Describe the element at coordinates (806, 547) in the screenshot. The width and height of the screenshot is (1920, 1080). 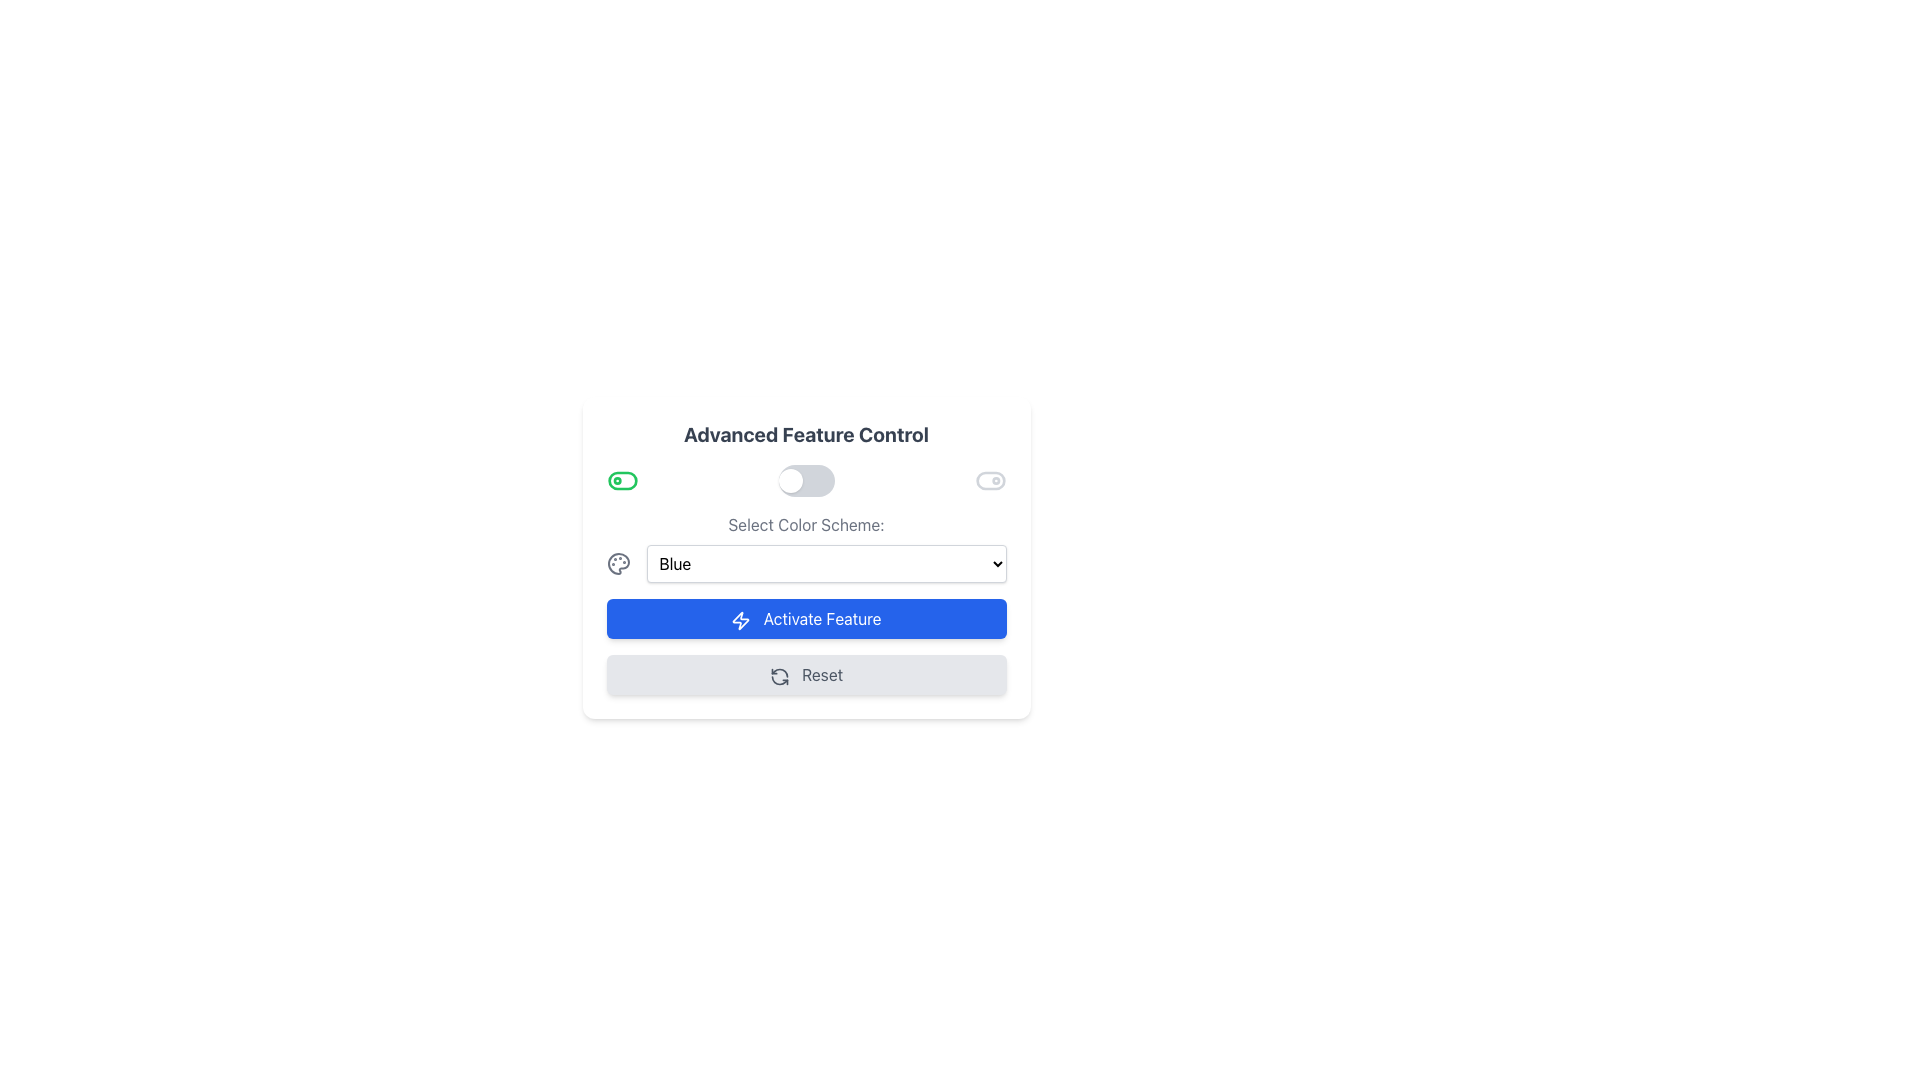
I see `the dropdown menu within the 'Advanced Feature Control' section` at that location.